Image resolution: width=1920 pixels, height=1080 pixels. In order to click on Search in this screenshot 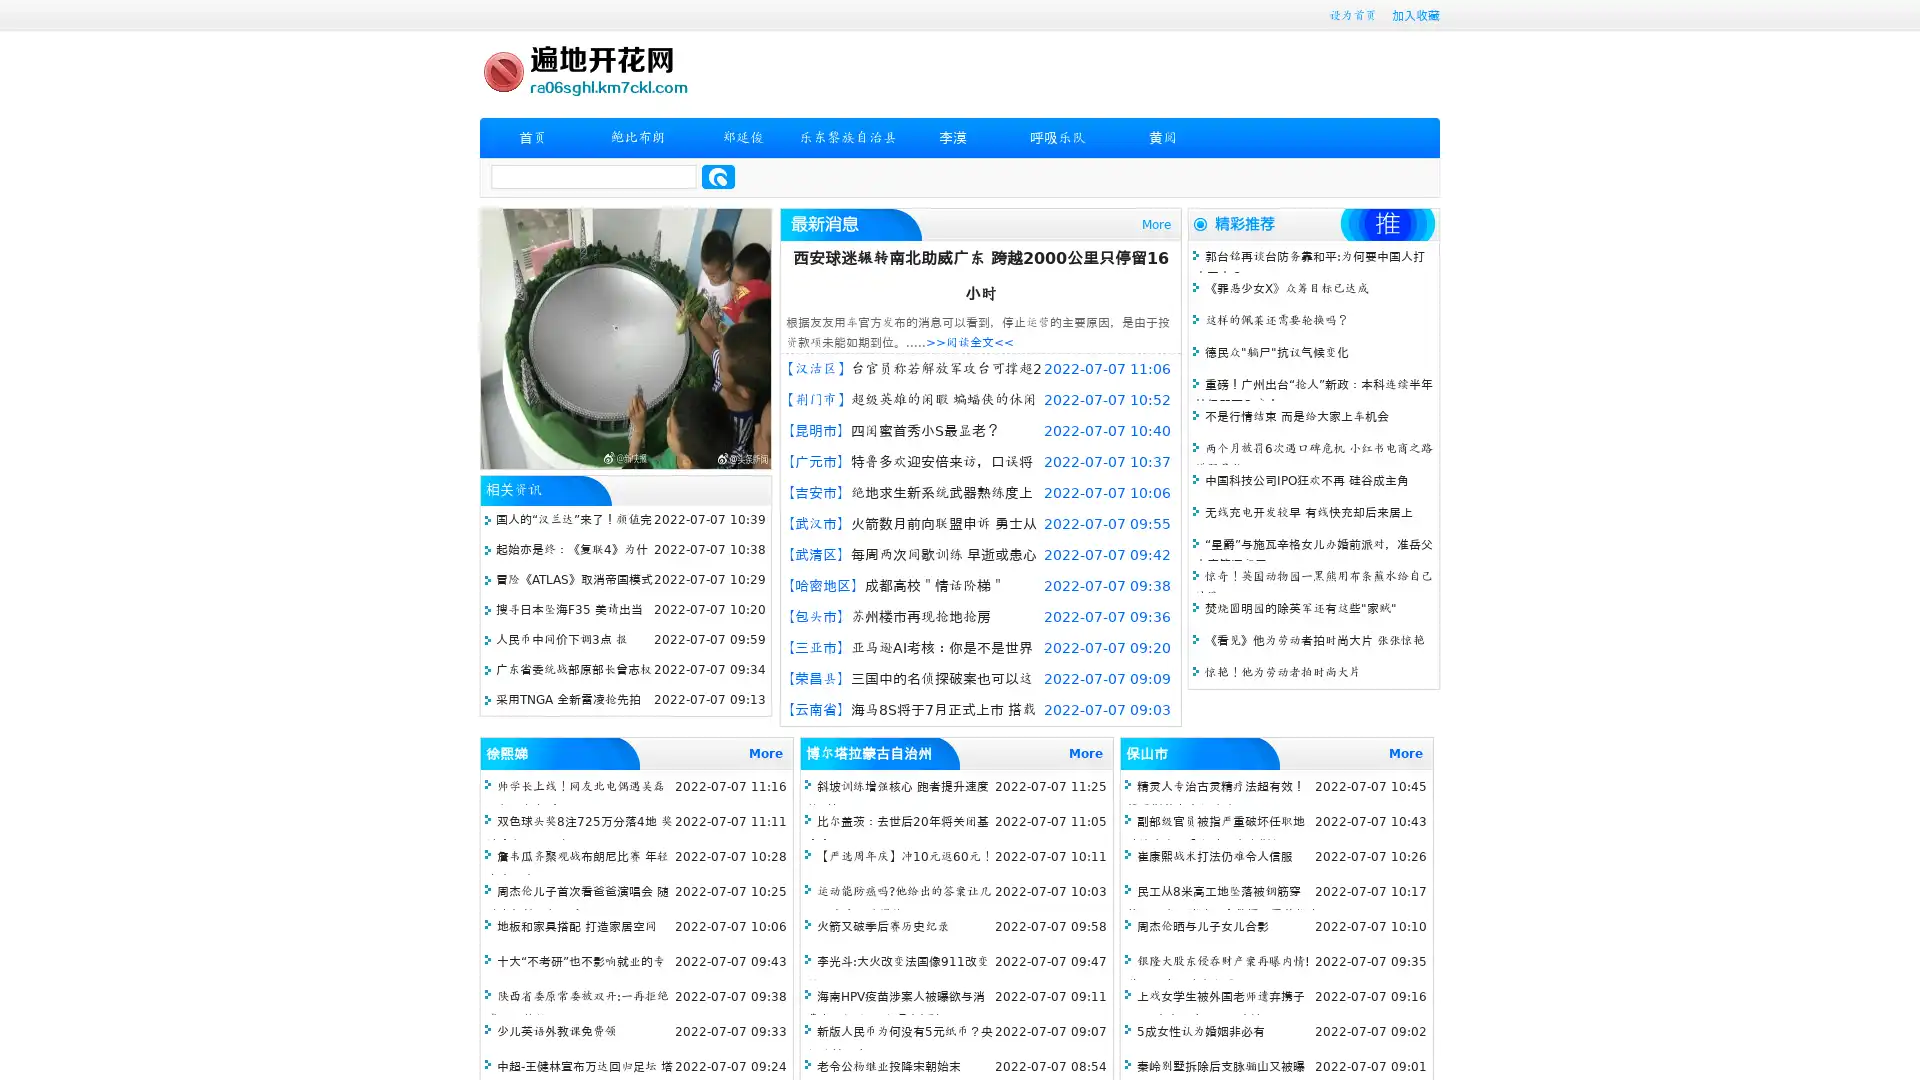, I will do `click(718, 176)`.